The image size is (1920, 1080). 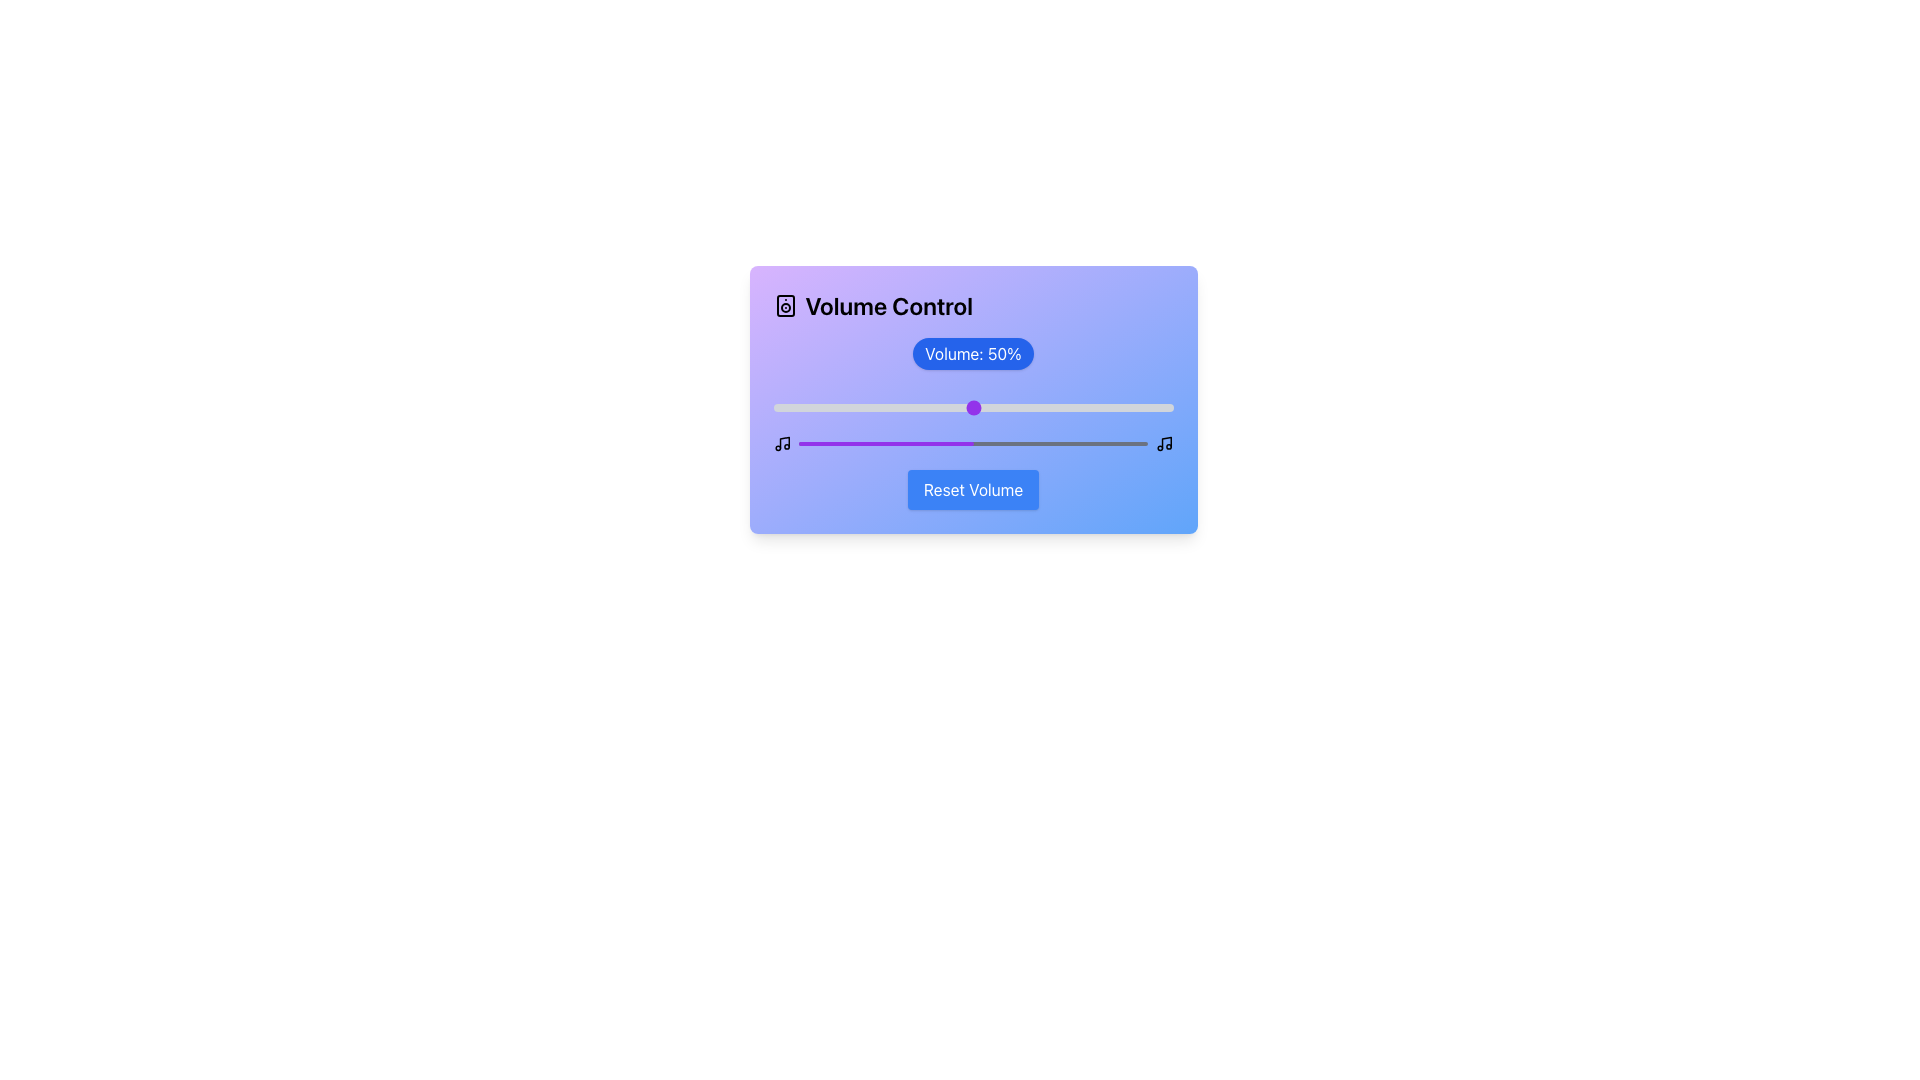 What do you see at coordinates (1100, 407) in the screenshot?
I see `volume` at bounding box center [1100, 407].